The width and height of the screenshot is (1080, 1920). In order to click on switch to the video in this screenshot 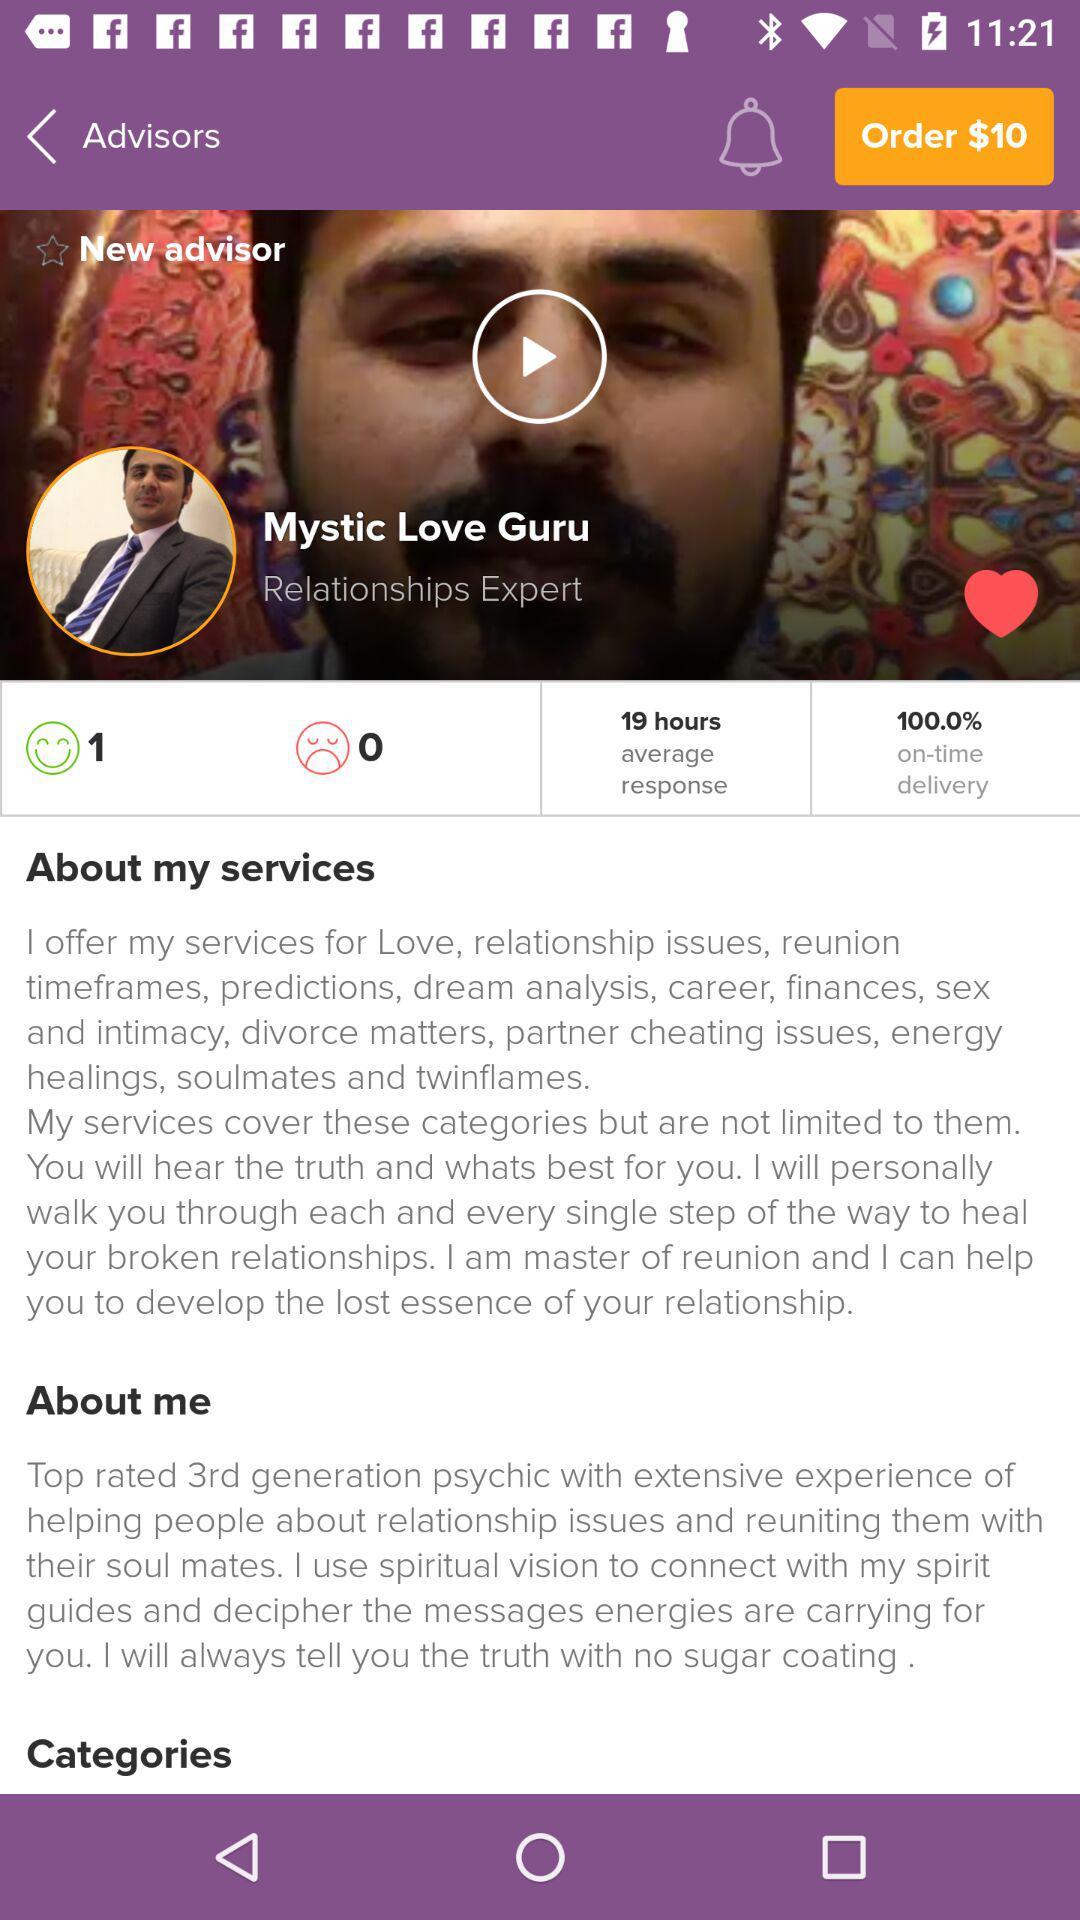, I will do `click(538, 356)`.